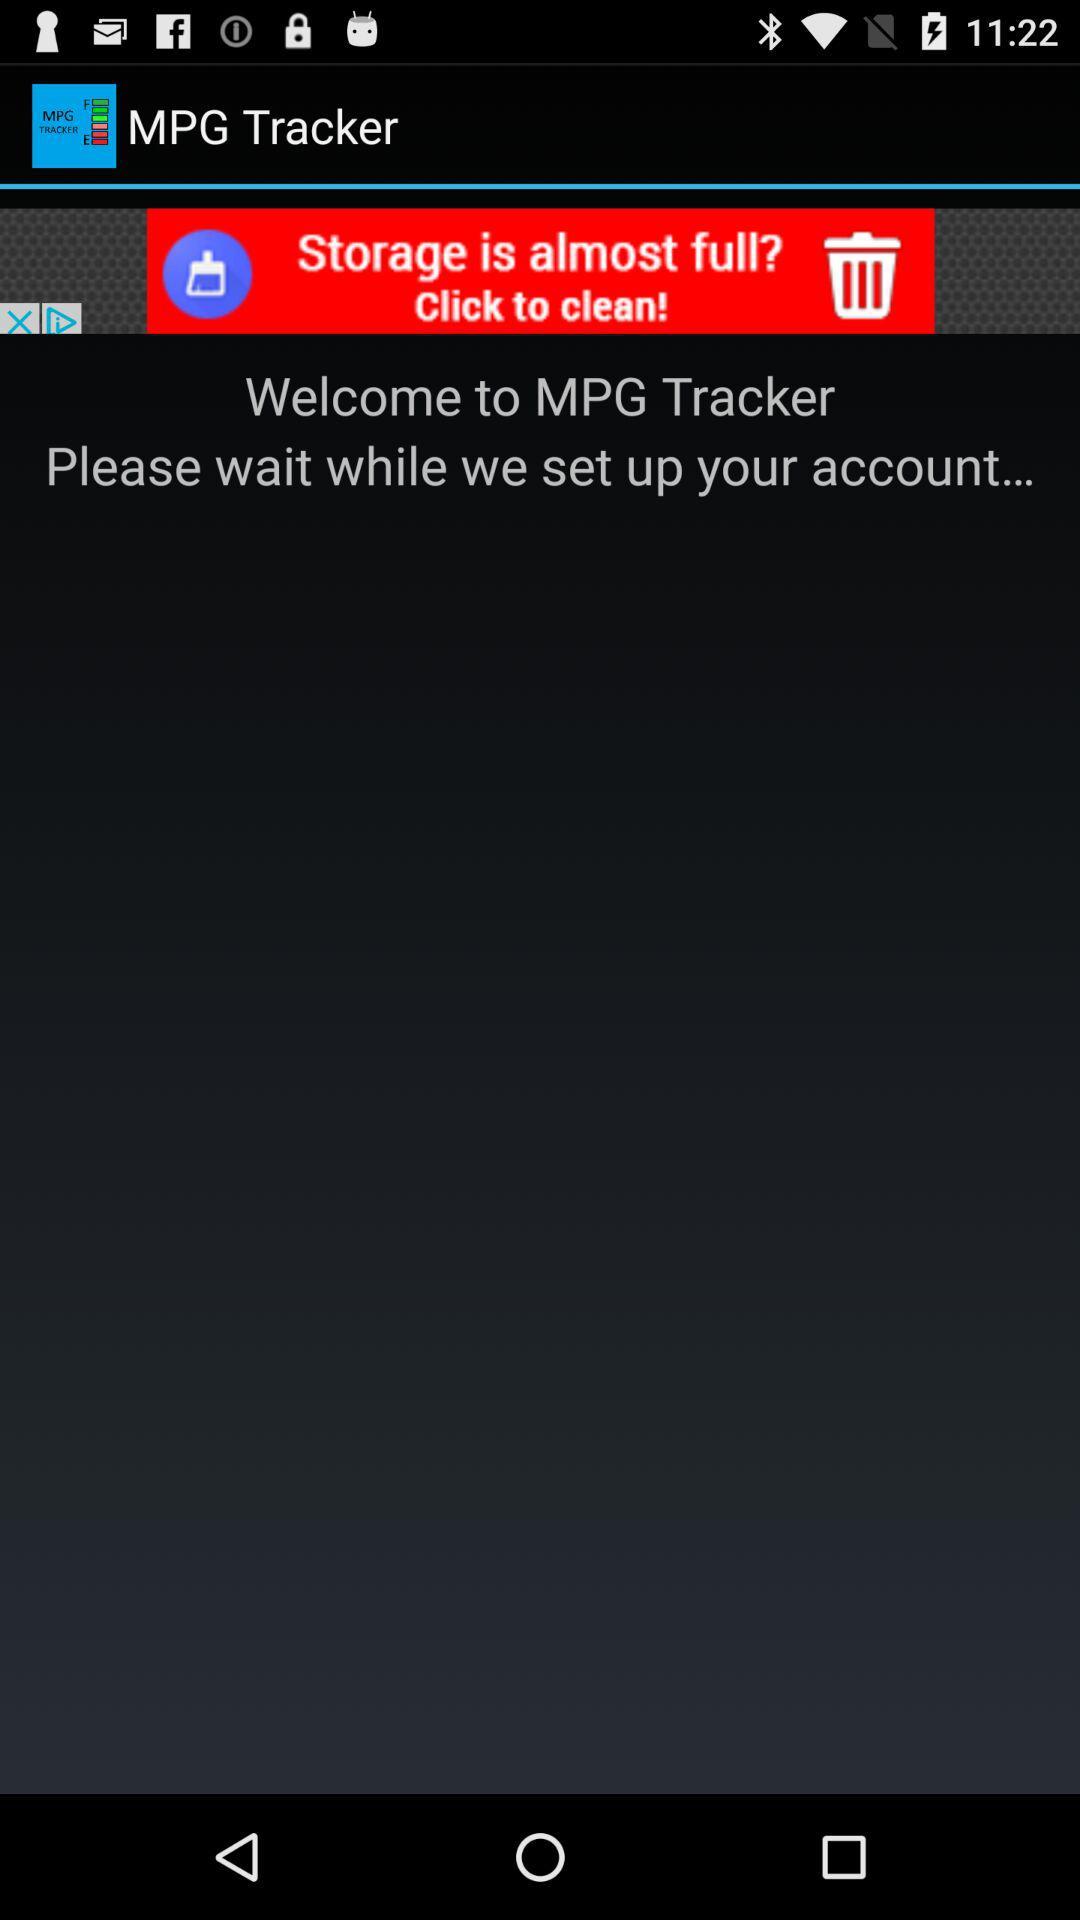 The width and height of the screenshot is (1080, 1920). I want to click on advertising, so click(540, 273).